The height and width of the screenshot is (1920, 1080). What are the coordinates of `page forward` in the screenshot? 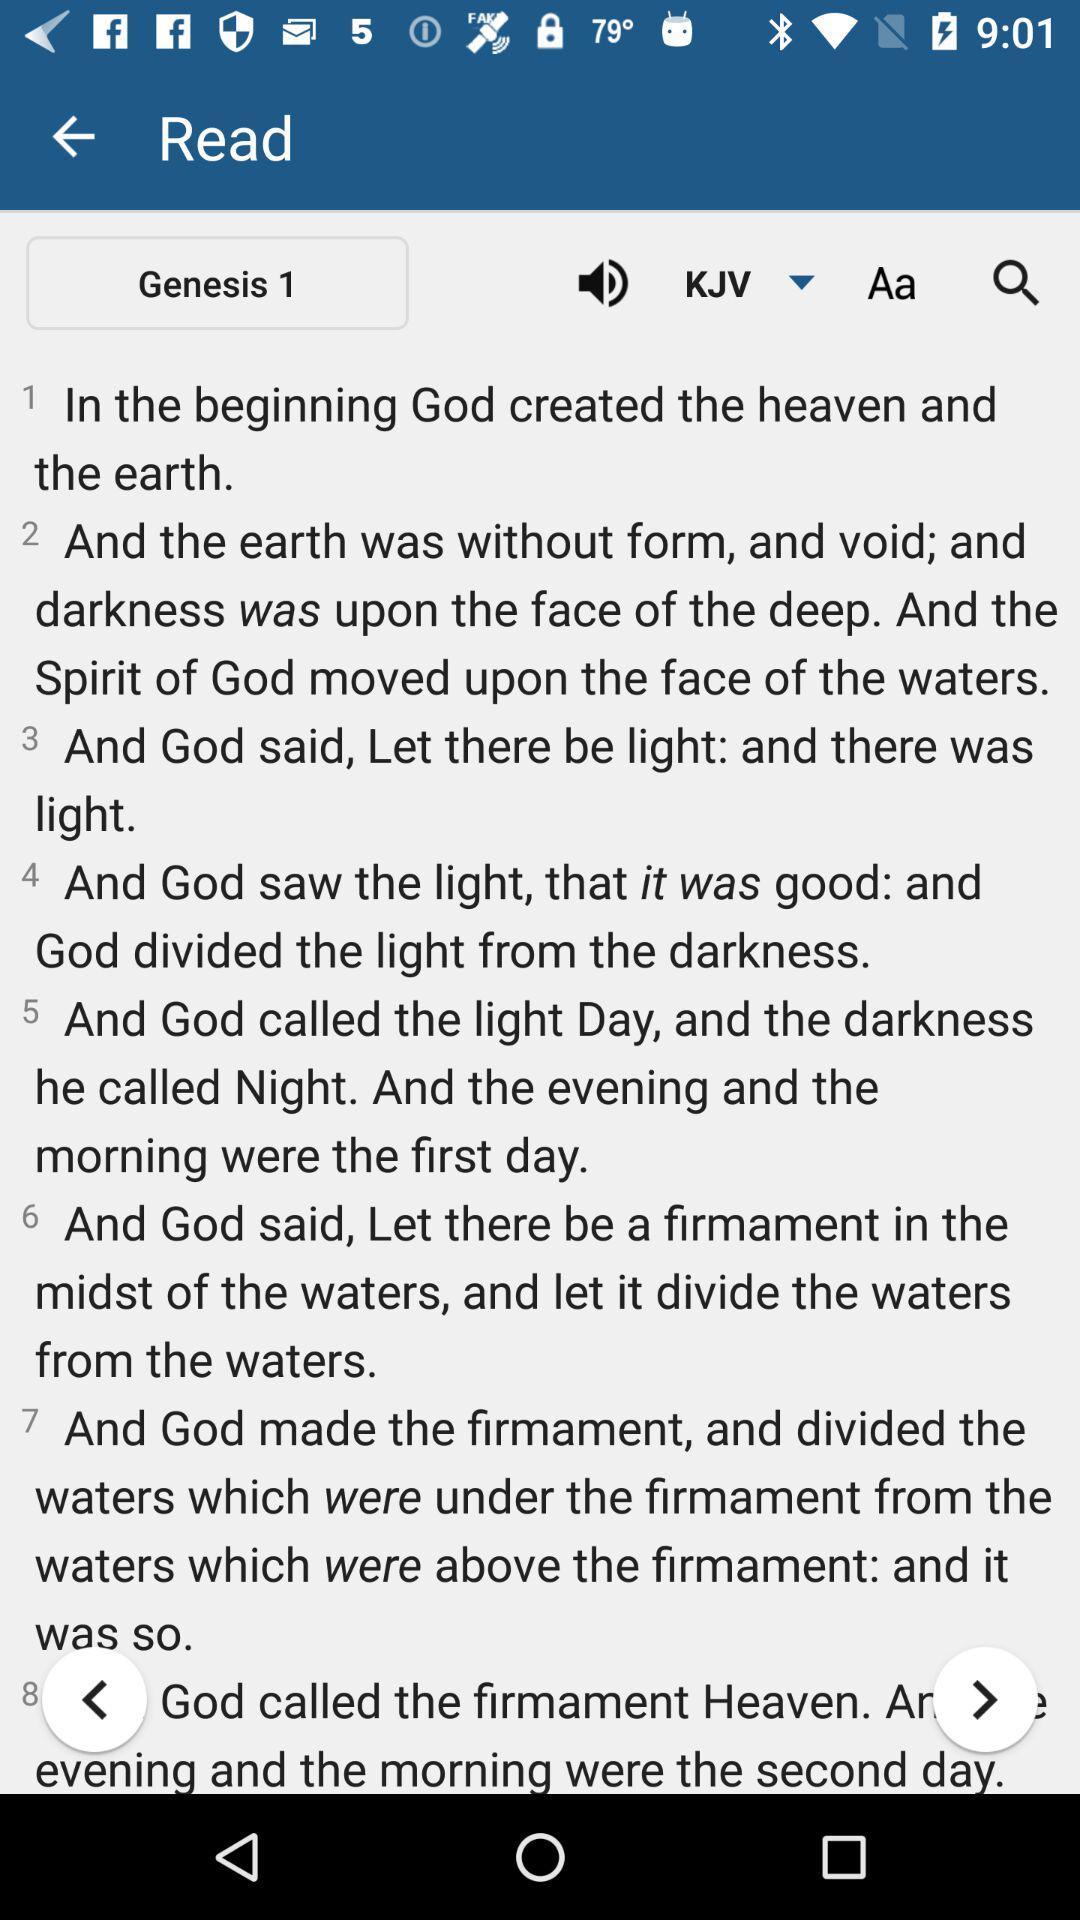 It's located at (984, 1698).